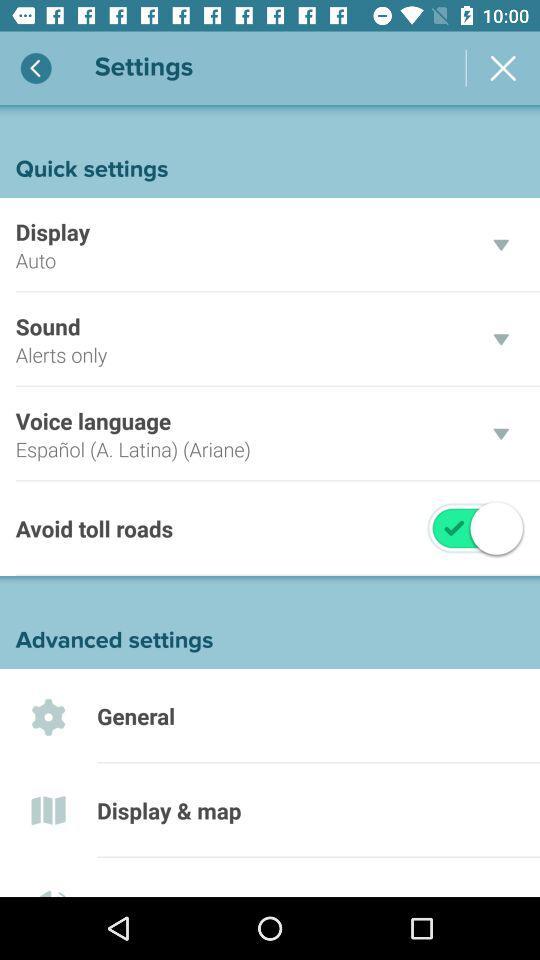 The image size is (540, 960). I want to click on settings menu, so click(502, 68).